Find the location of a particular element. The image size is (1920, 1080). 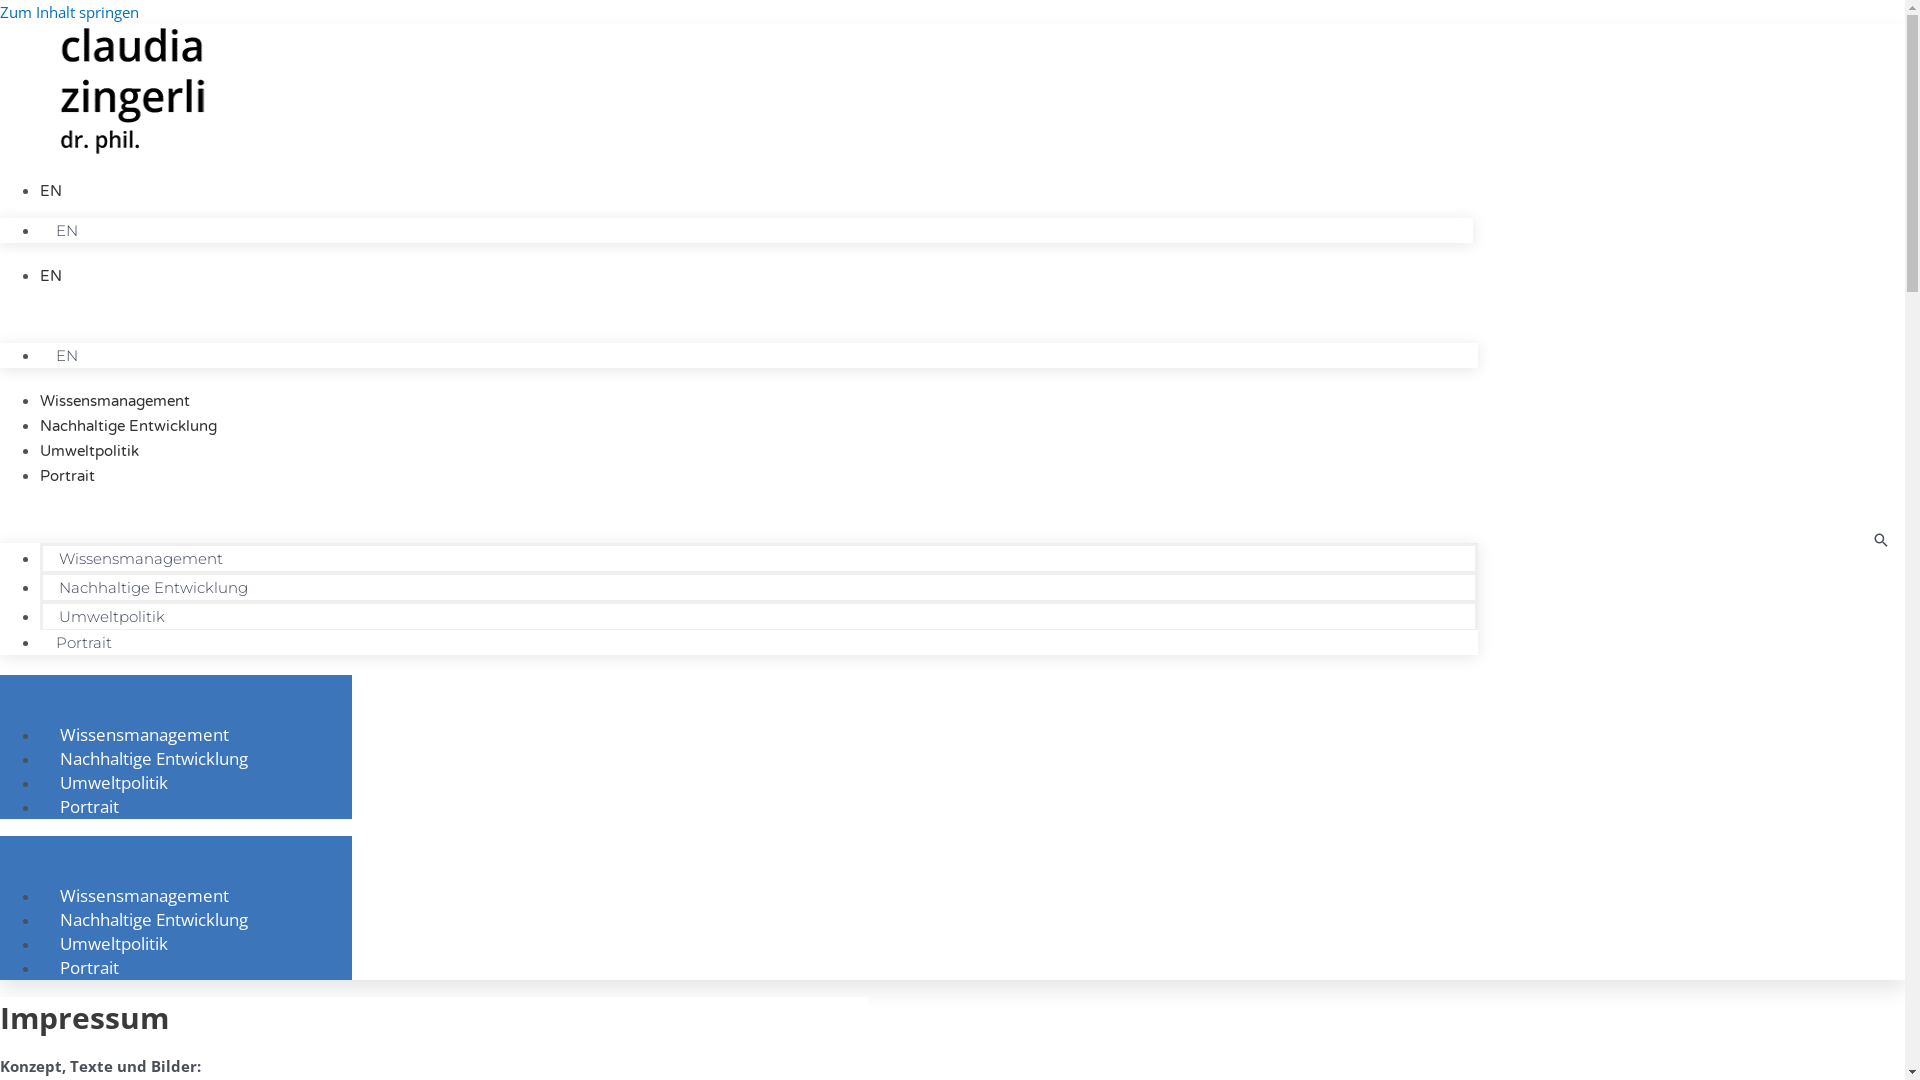

'Wissensmanagement' is located at coordinates (143, 893).